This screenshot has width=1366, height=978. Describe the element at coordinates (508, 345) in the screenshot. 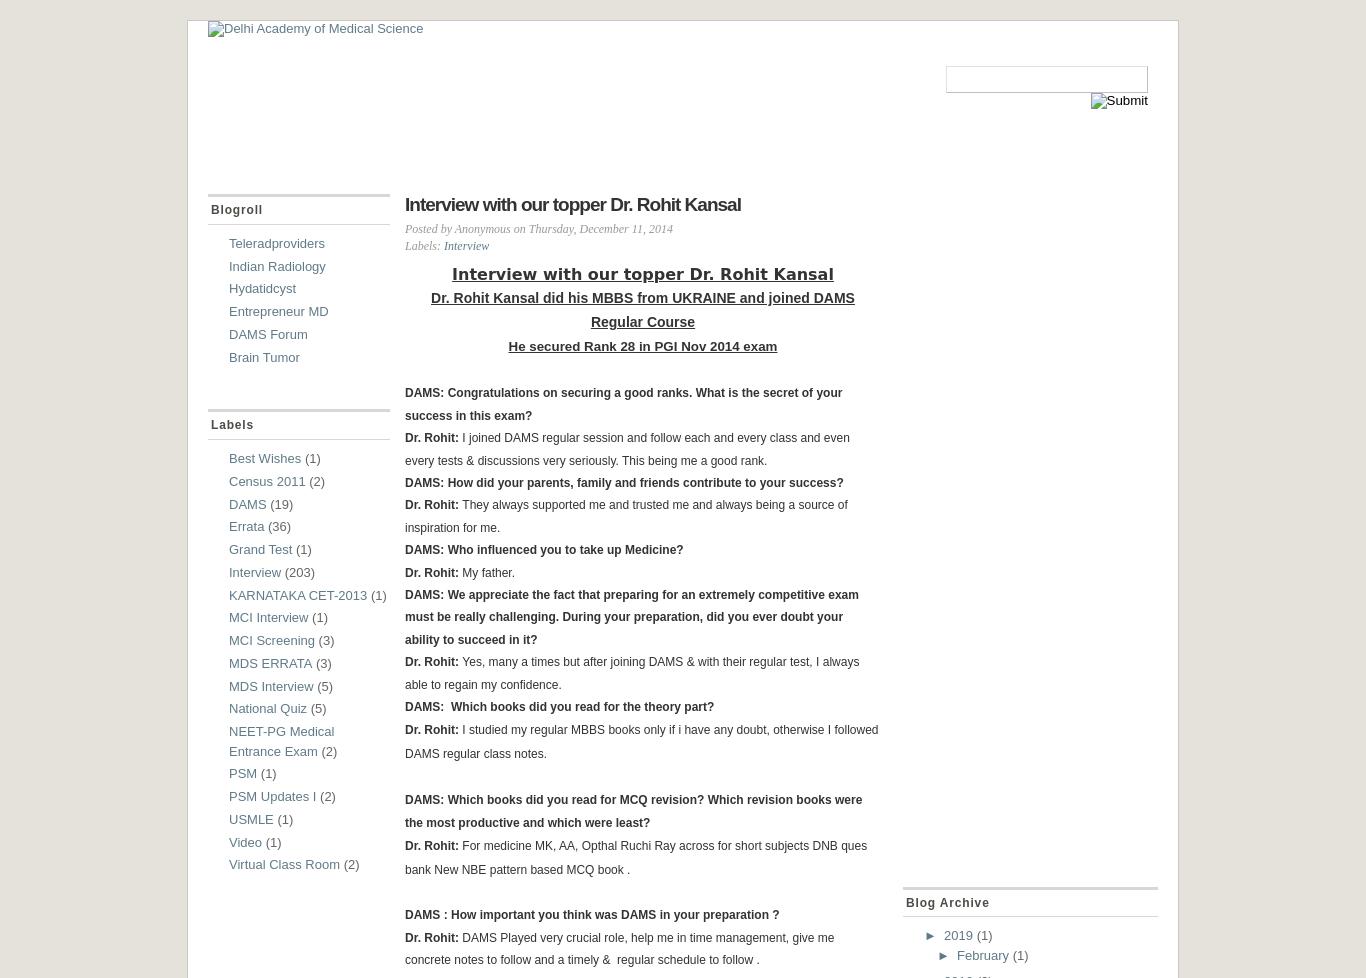

I see `'He secured Rank 28'` at that location.